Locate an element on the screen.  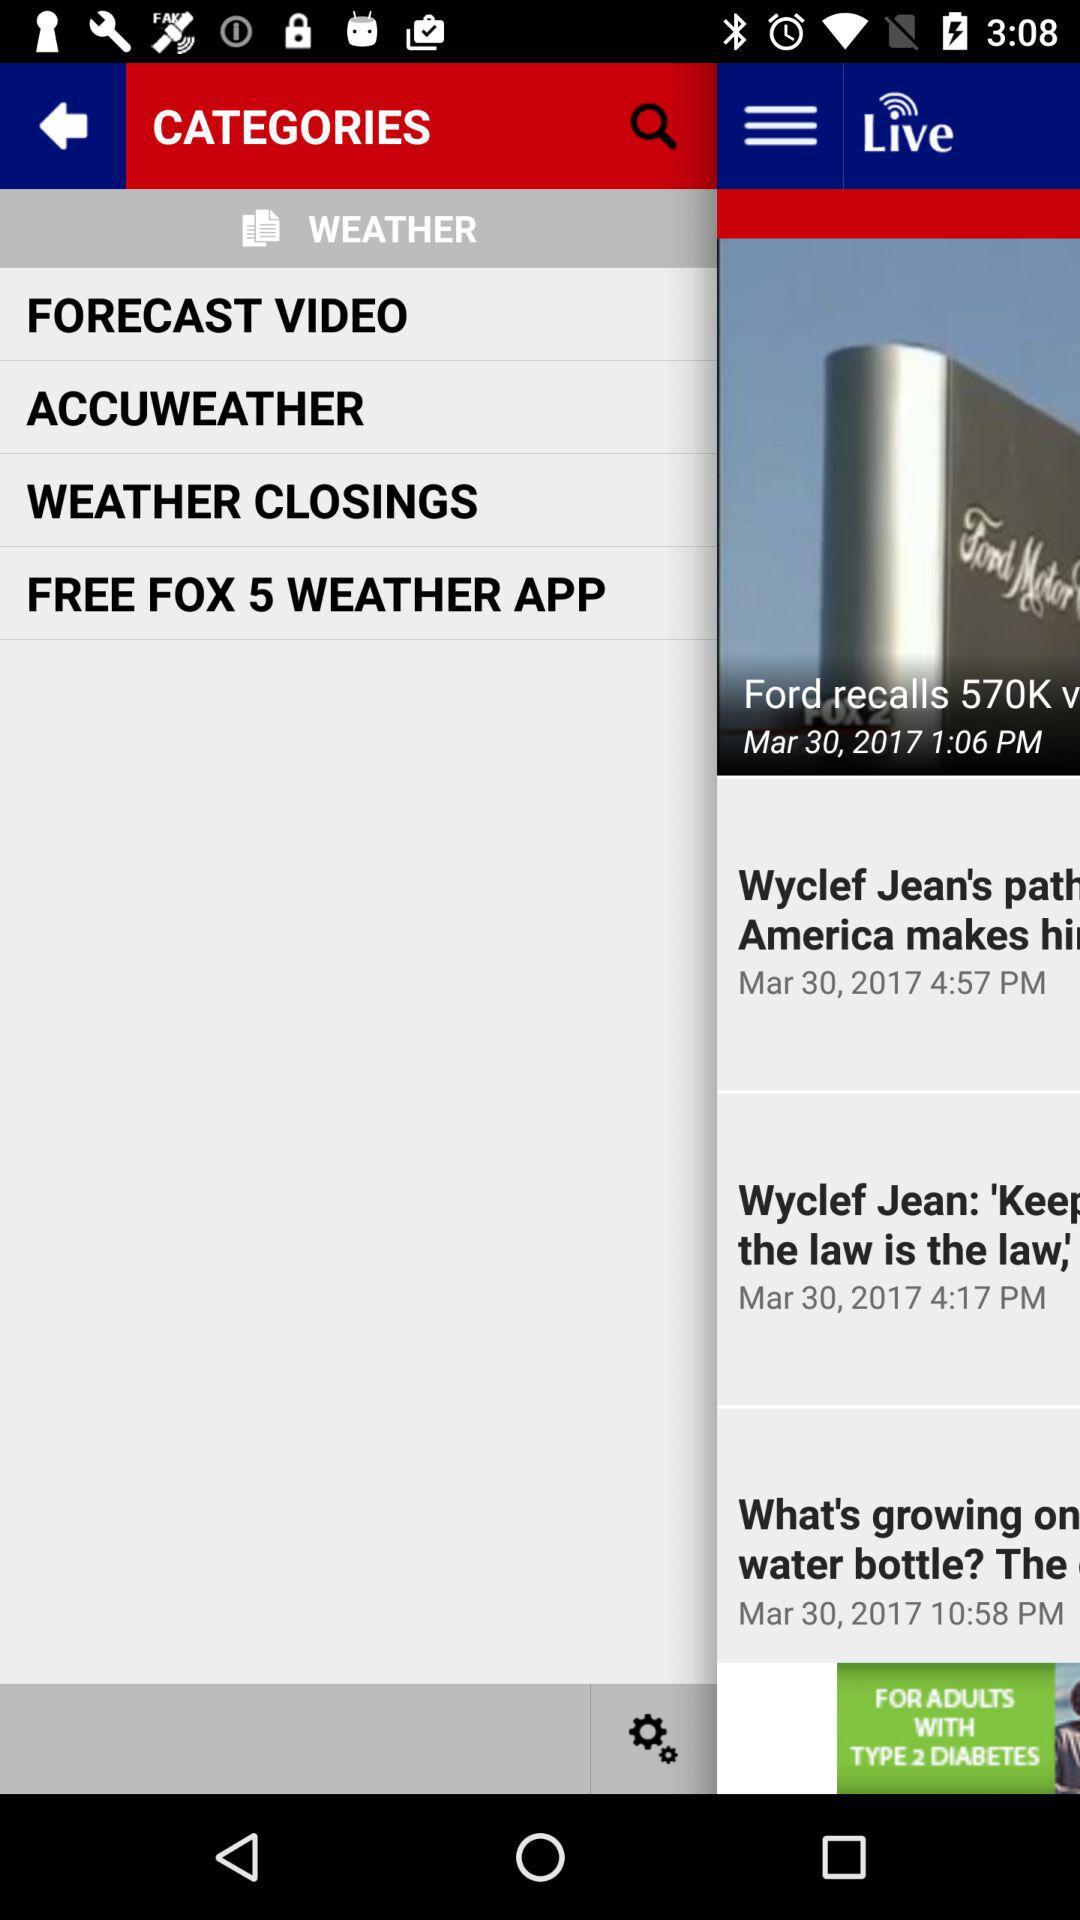
the search icon right to categories is located at coordinates (654, 124).